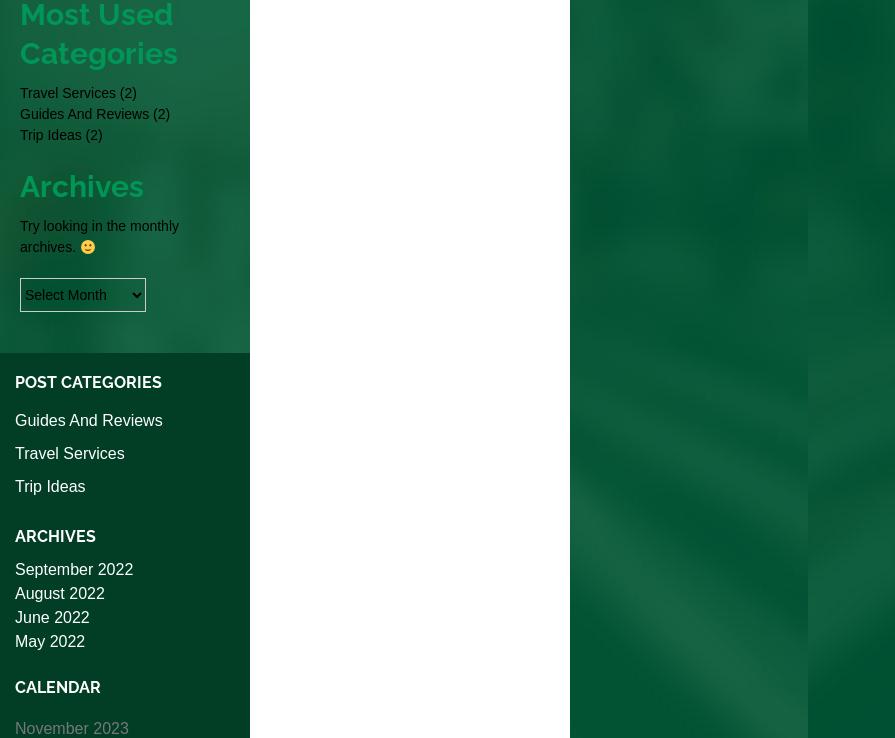 The image size is (895, 738). What do you see at coordinates (74, 569) in the screenshot?
I see `'September 2022'` at bounding box center [74, 569].